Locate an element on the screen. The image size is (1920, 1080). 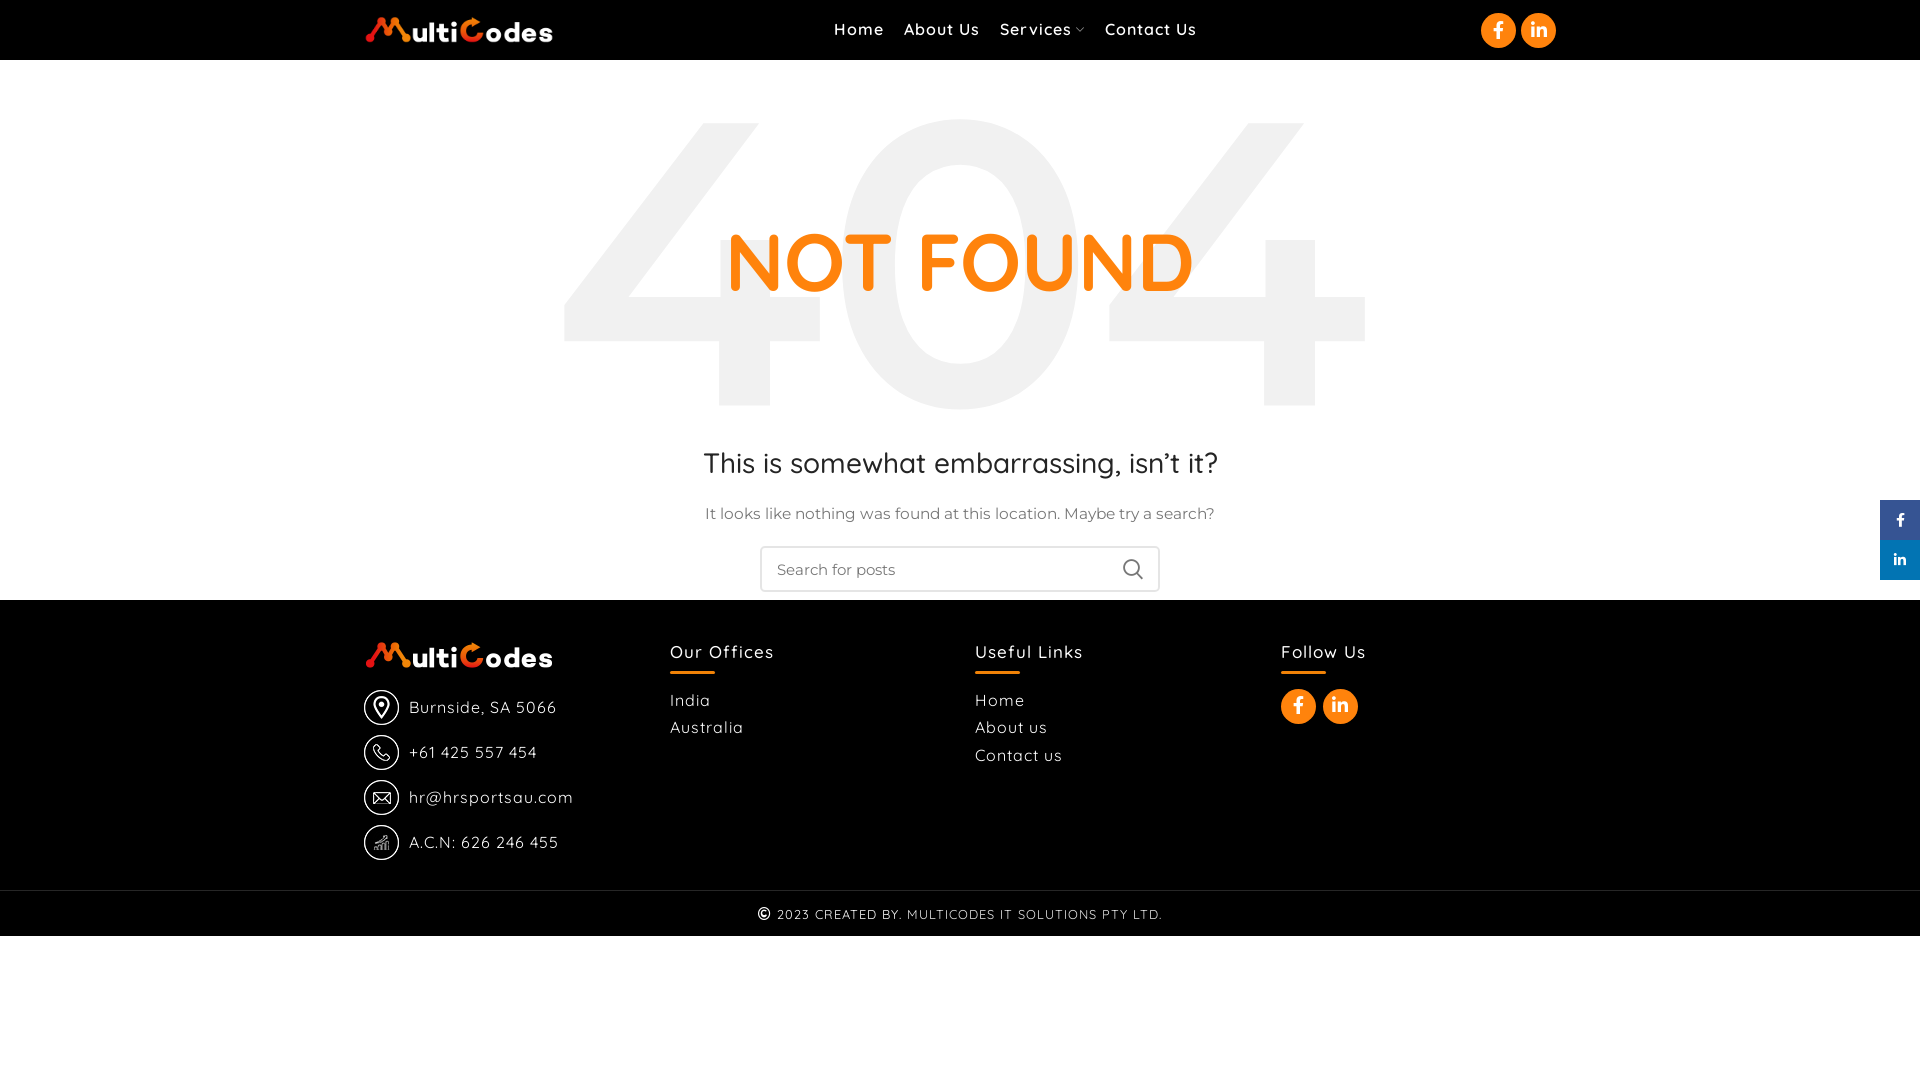
'SEARCH' is located at coordinates (1132, 569).